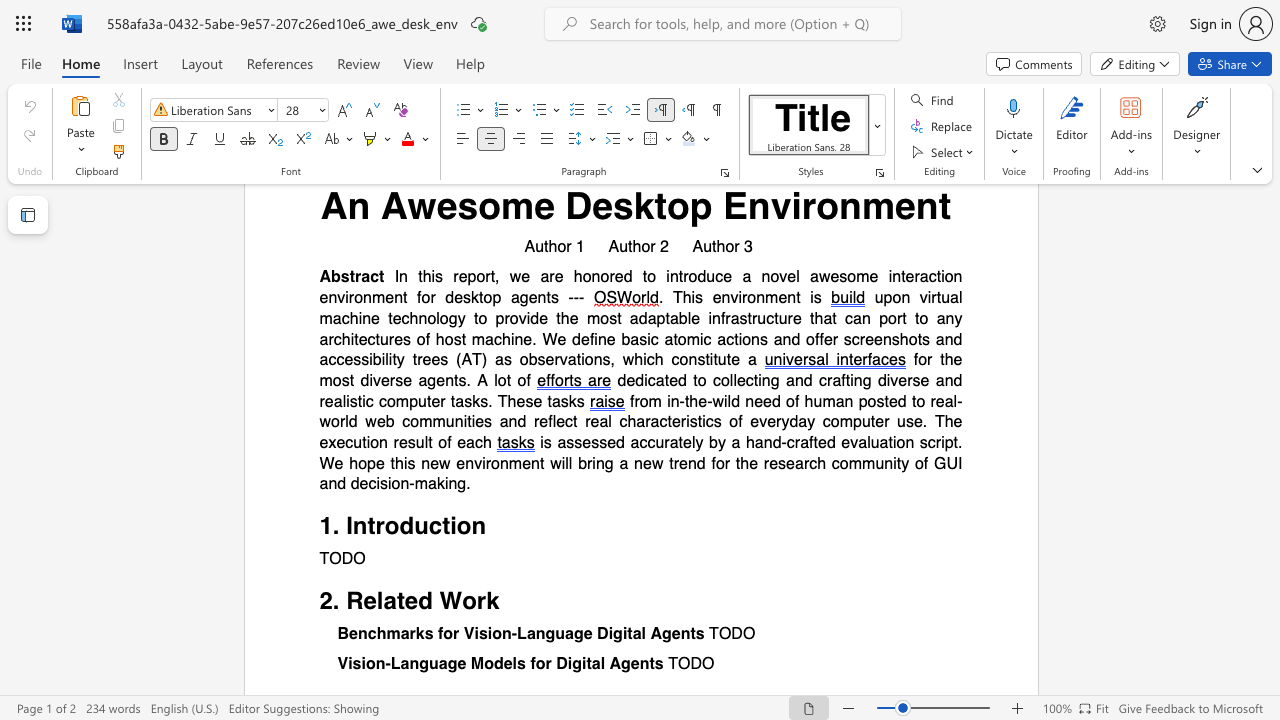  I want to click on the subset text "sult of each" within the text "from in-the-wild need of human posted to real-world web communities and reflect real characteristics of everyday computer use. The execution result of each", so click(406, 442).